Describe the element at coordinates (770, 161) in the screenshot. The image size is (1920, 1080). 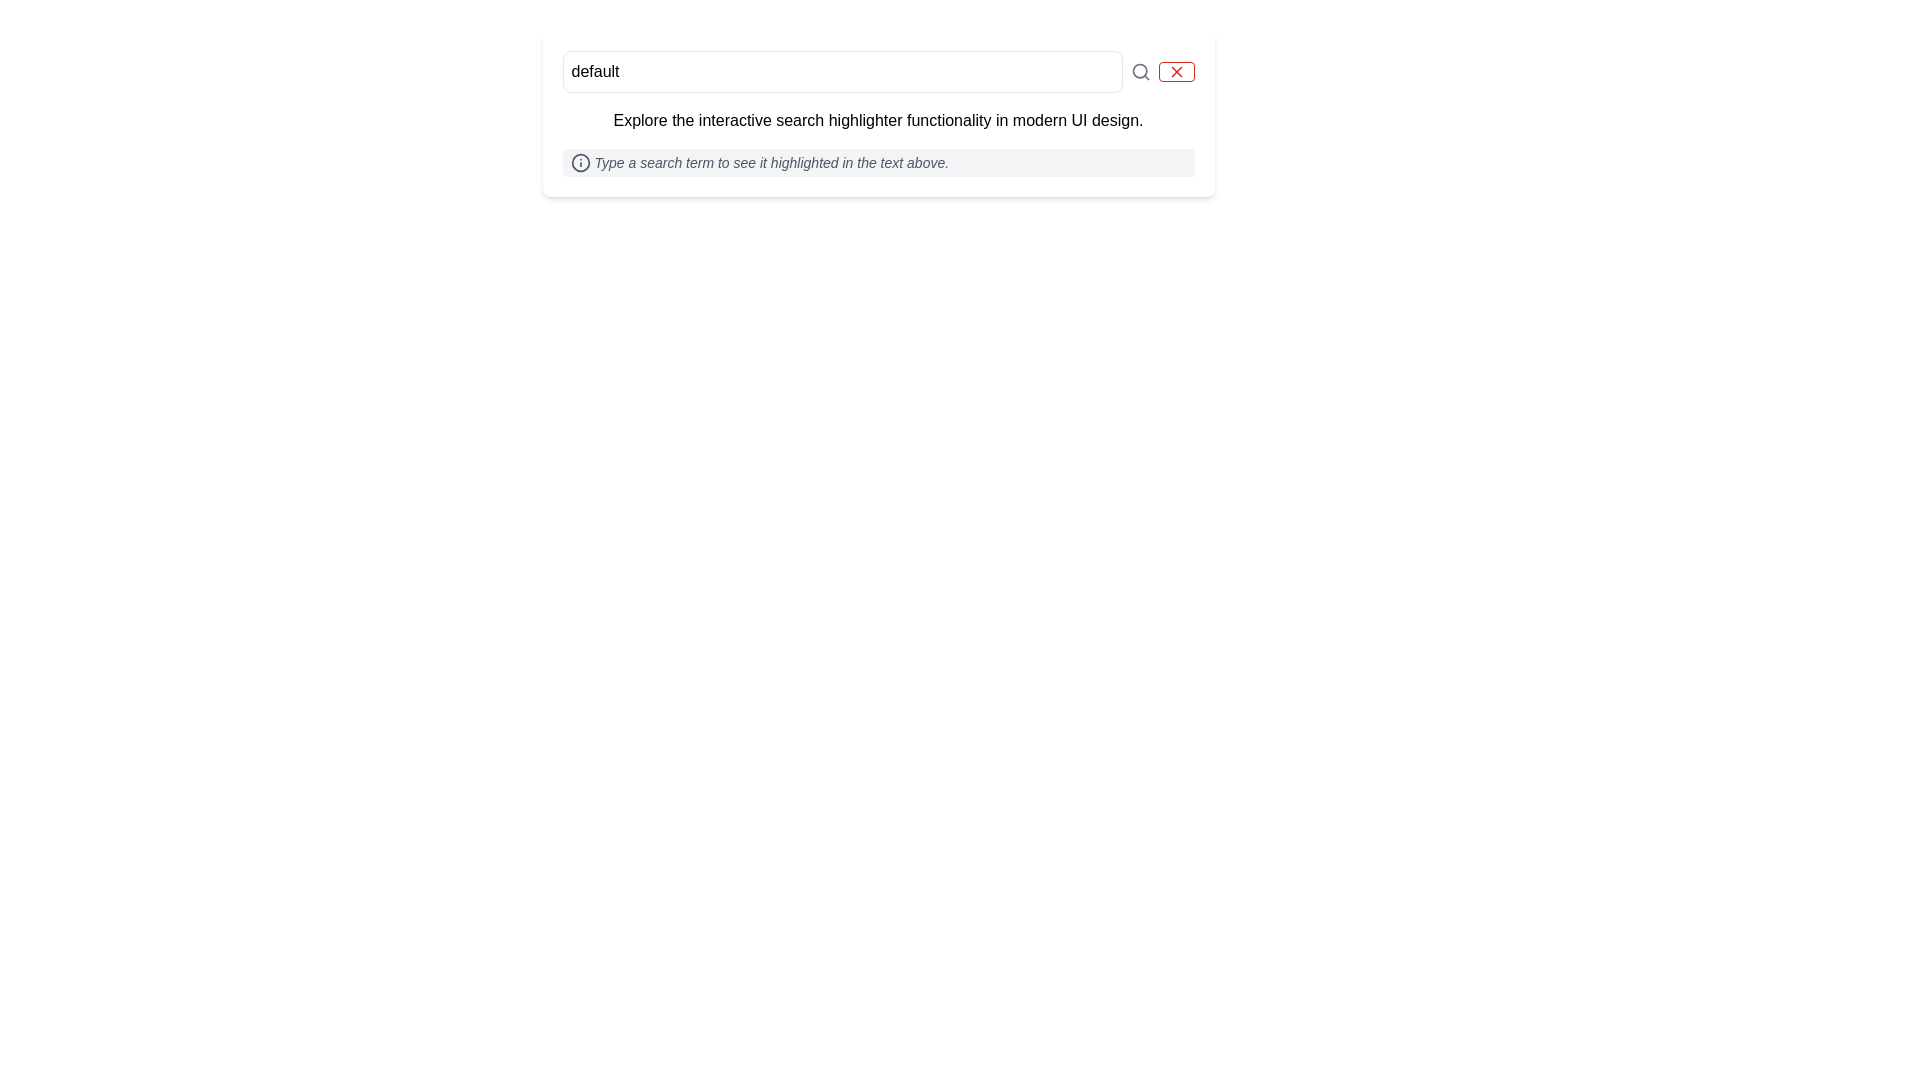
I see `the italic text label displaying 'Type a search term` at that location.